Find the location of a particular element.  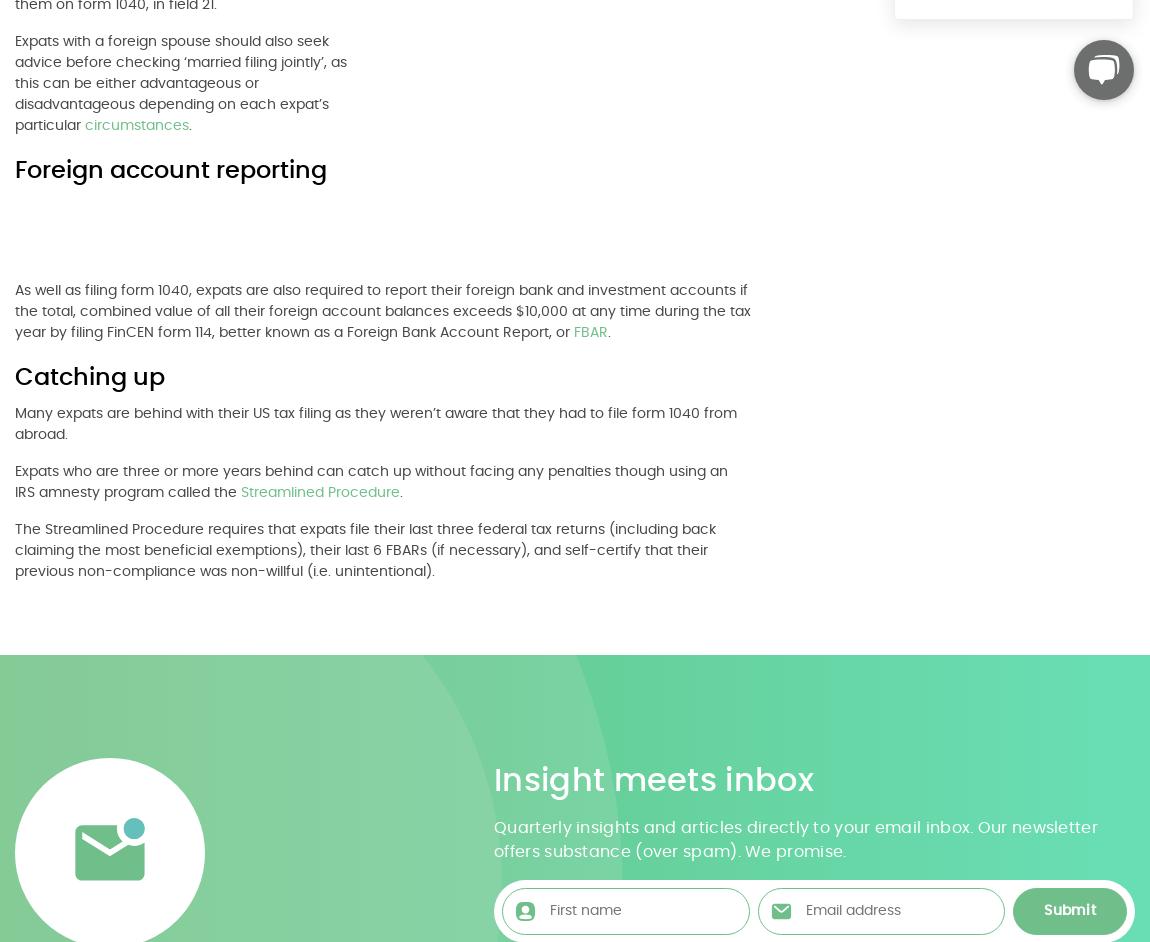

'Foreign account reporting' is located at coordinates (170, 169).